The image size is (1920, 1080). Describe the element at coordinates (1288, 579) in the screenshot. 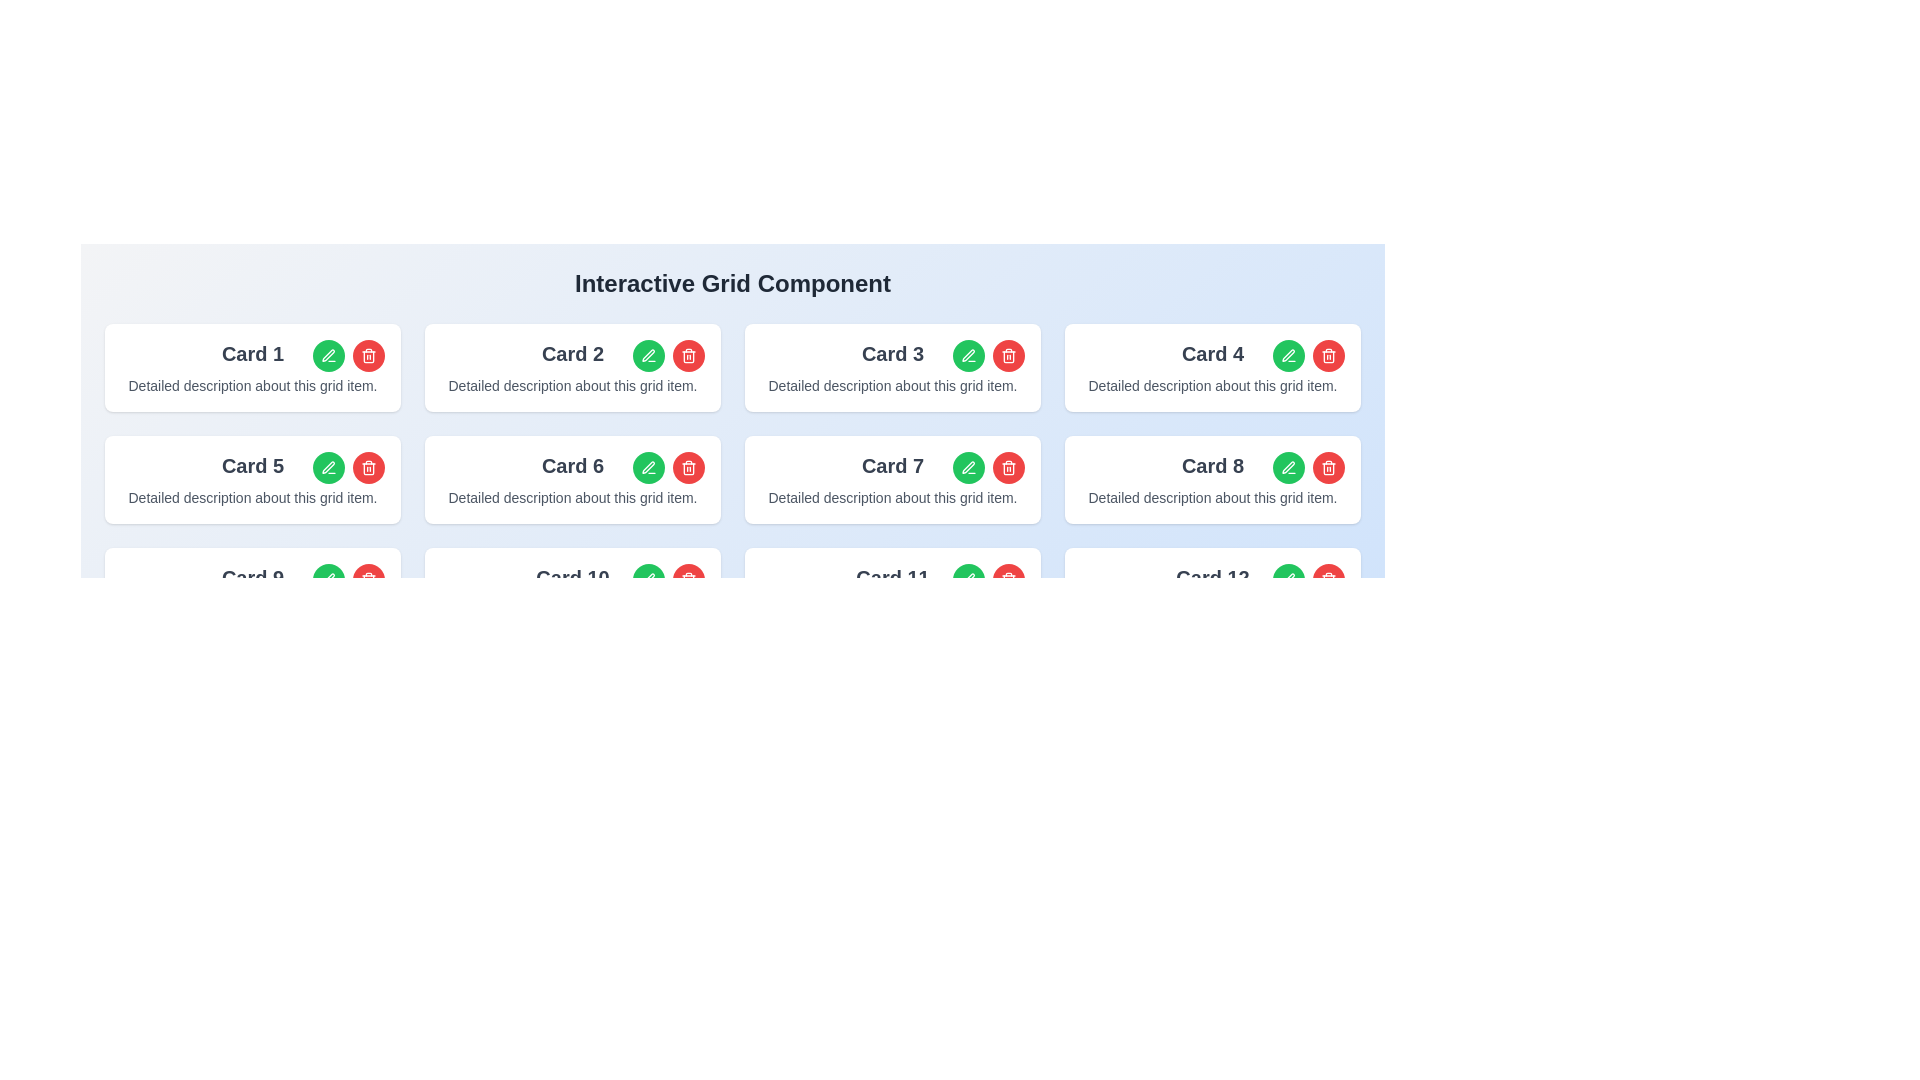

I see `the edit icon (pen symbol) located in the top-right corner of 'Card 8'` at that location.